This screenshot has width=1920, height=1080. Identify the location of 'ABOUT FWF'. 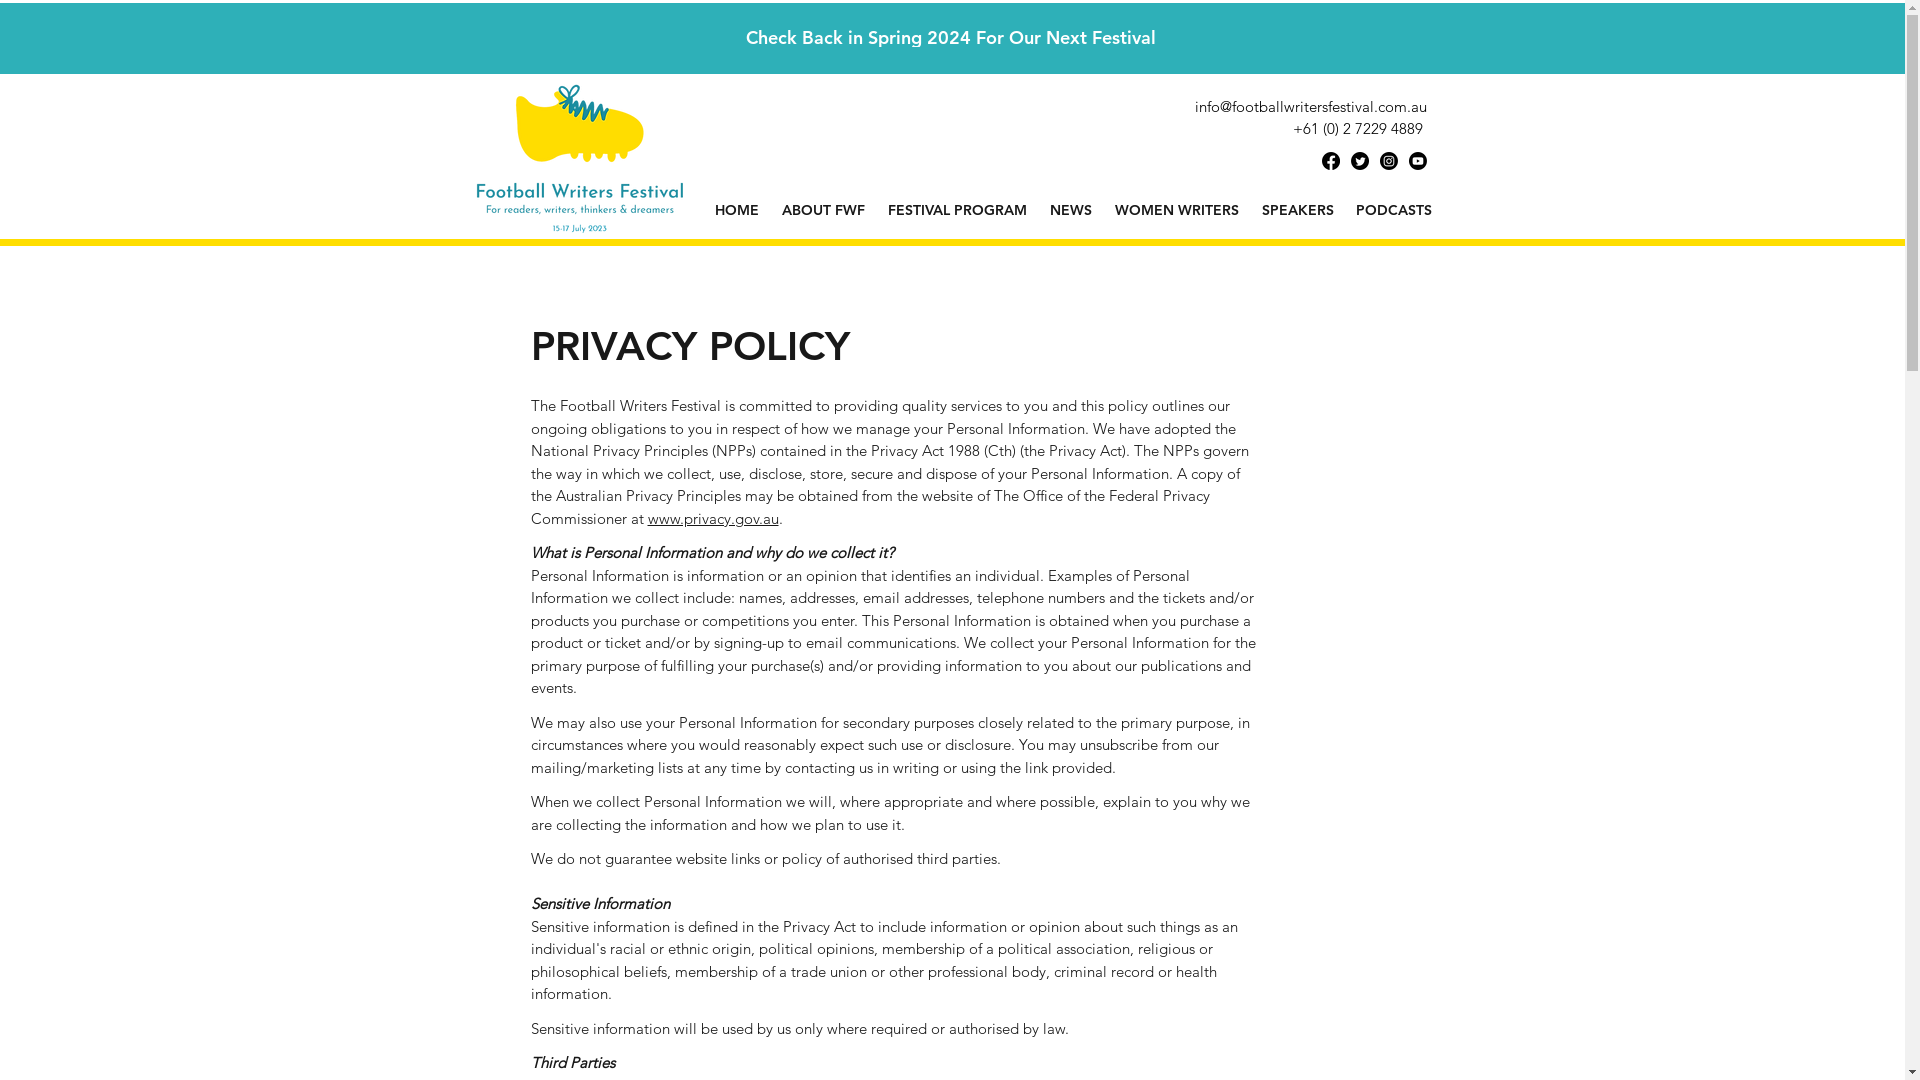
(822, 209).